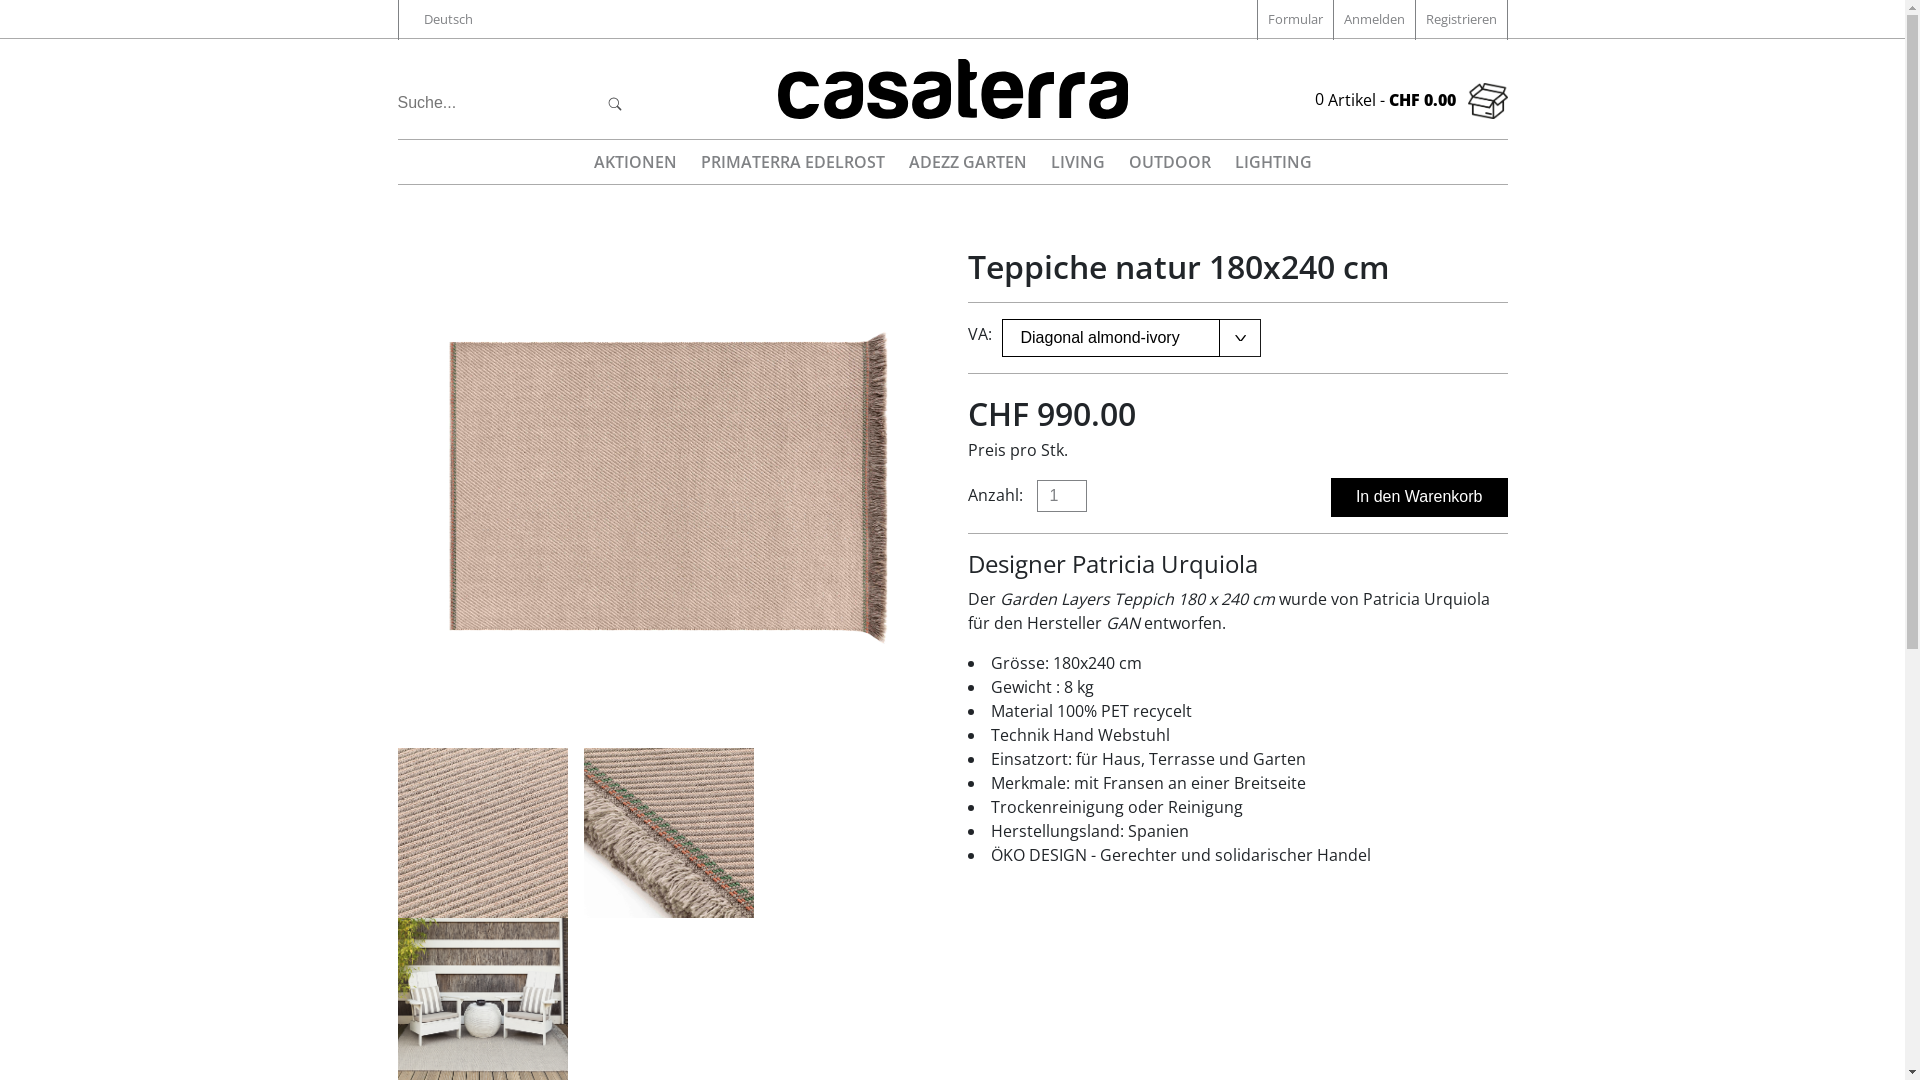  What do you see at coordinates (1169, 161) in the screenshot?
I see `'OUTDOOR'` at bounding box center [1169, 161].